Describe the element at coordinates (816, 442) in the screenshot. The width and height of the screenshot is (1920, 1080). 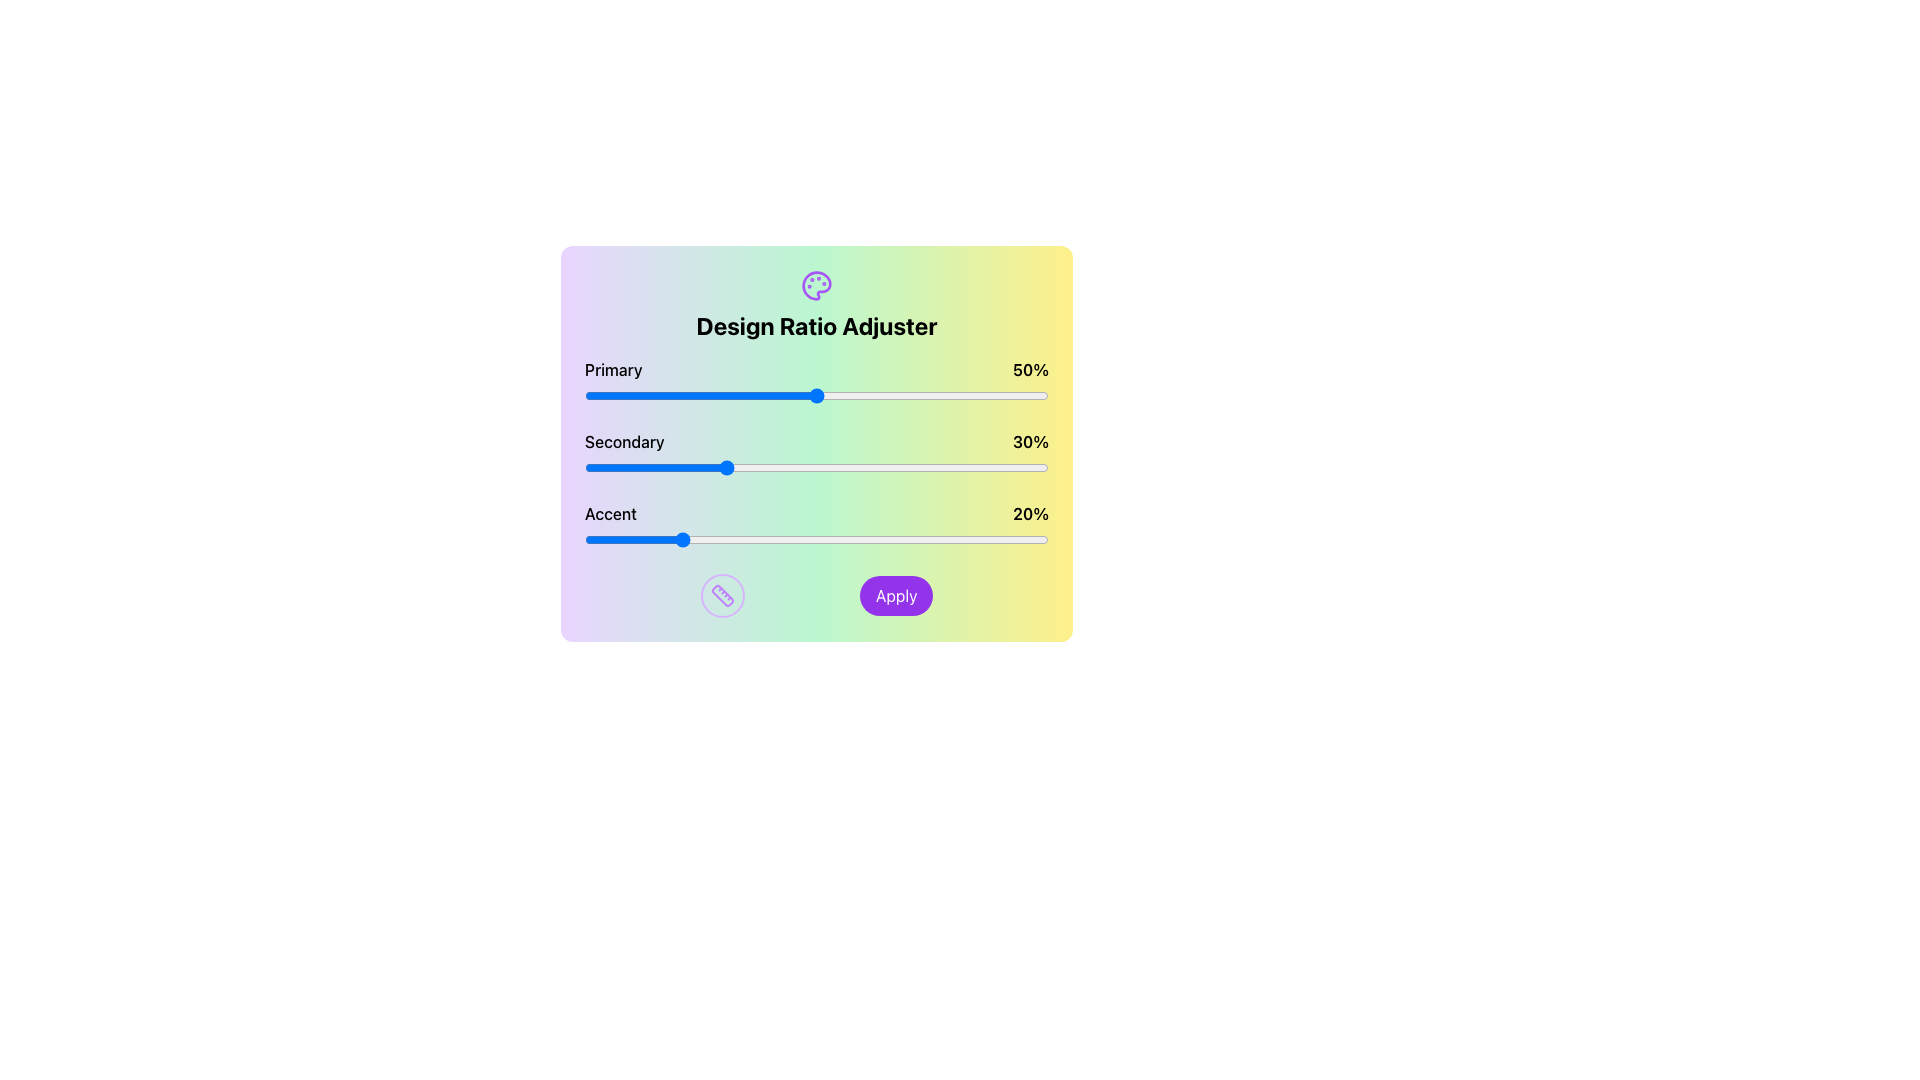
I see `the sliders in the 'Design Ratio Adjuster' box` at that location.